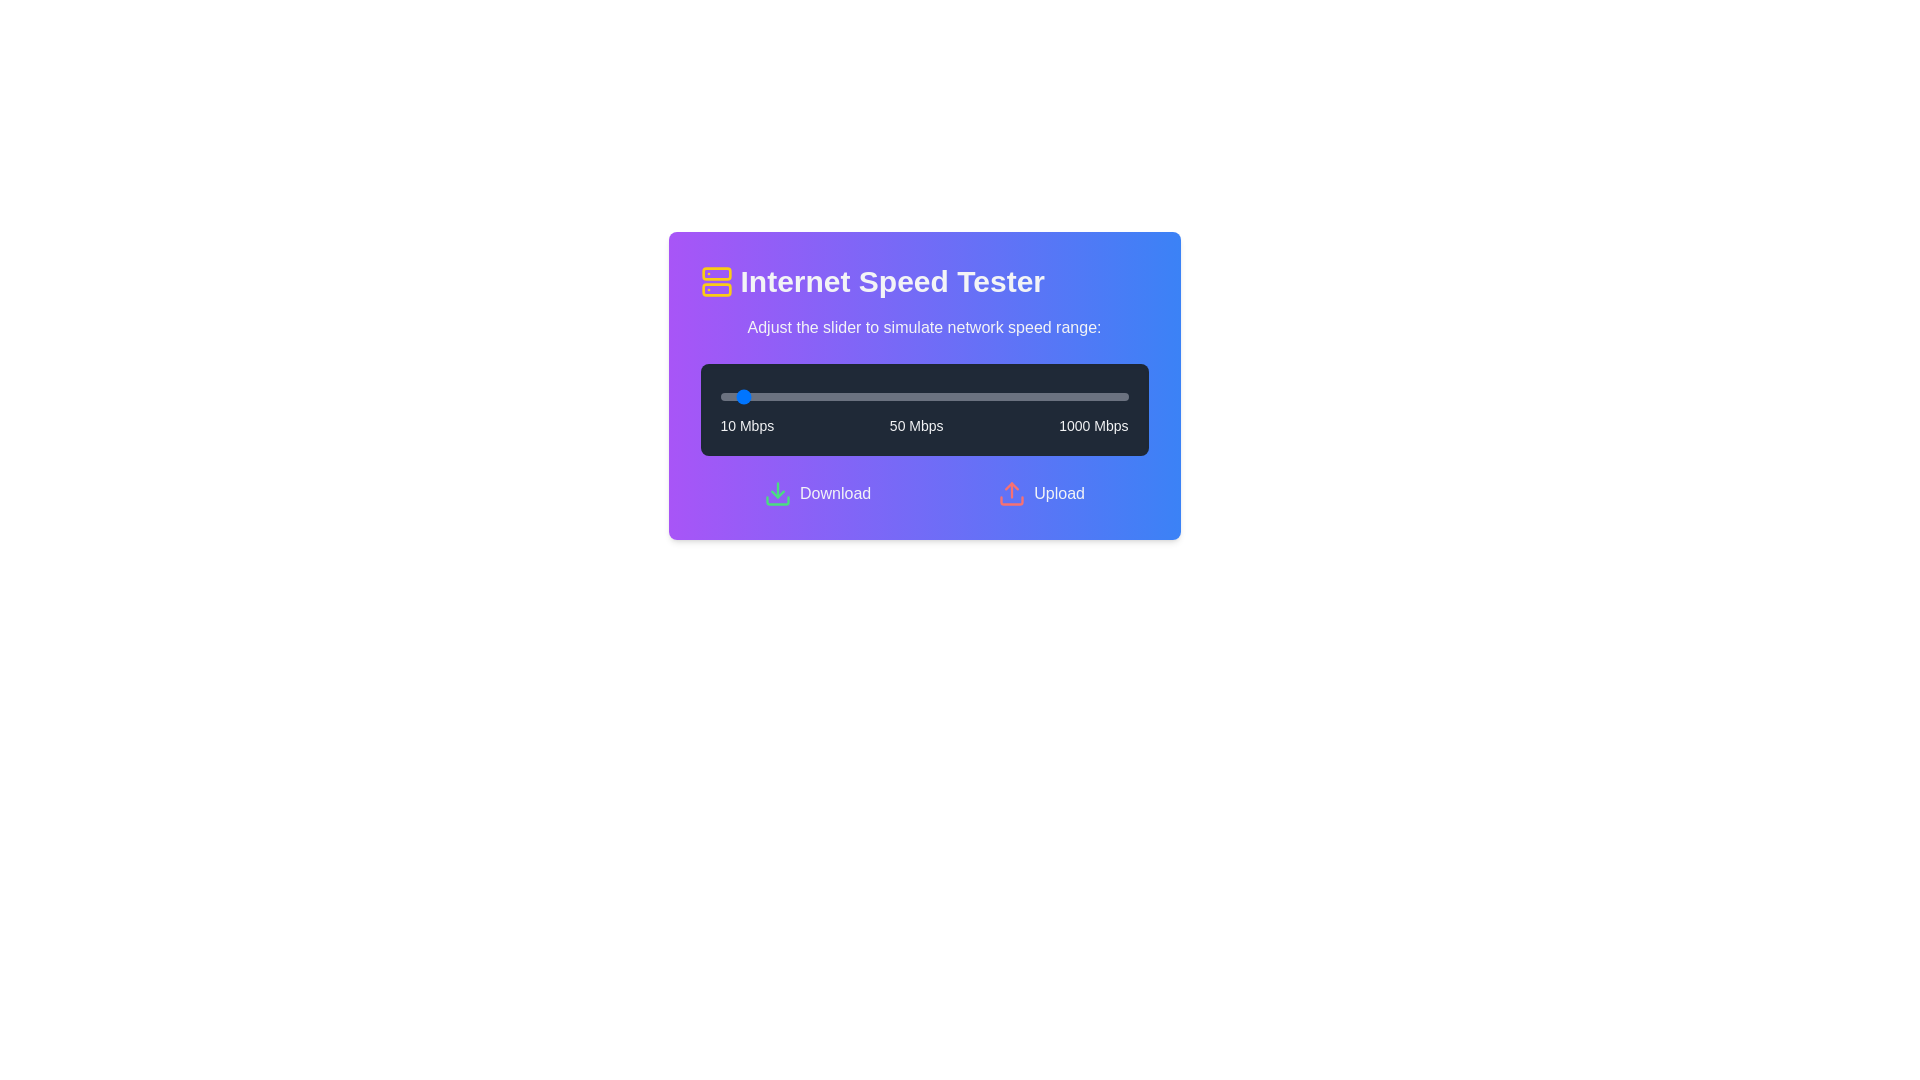  I want to click on the slider to set the speed to 129 Mbps, so click(768, 397).